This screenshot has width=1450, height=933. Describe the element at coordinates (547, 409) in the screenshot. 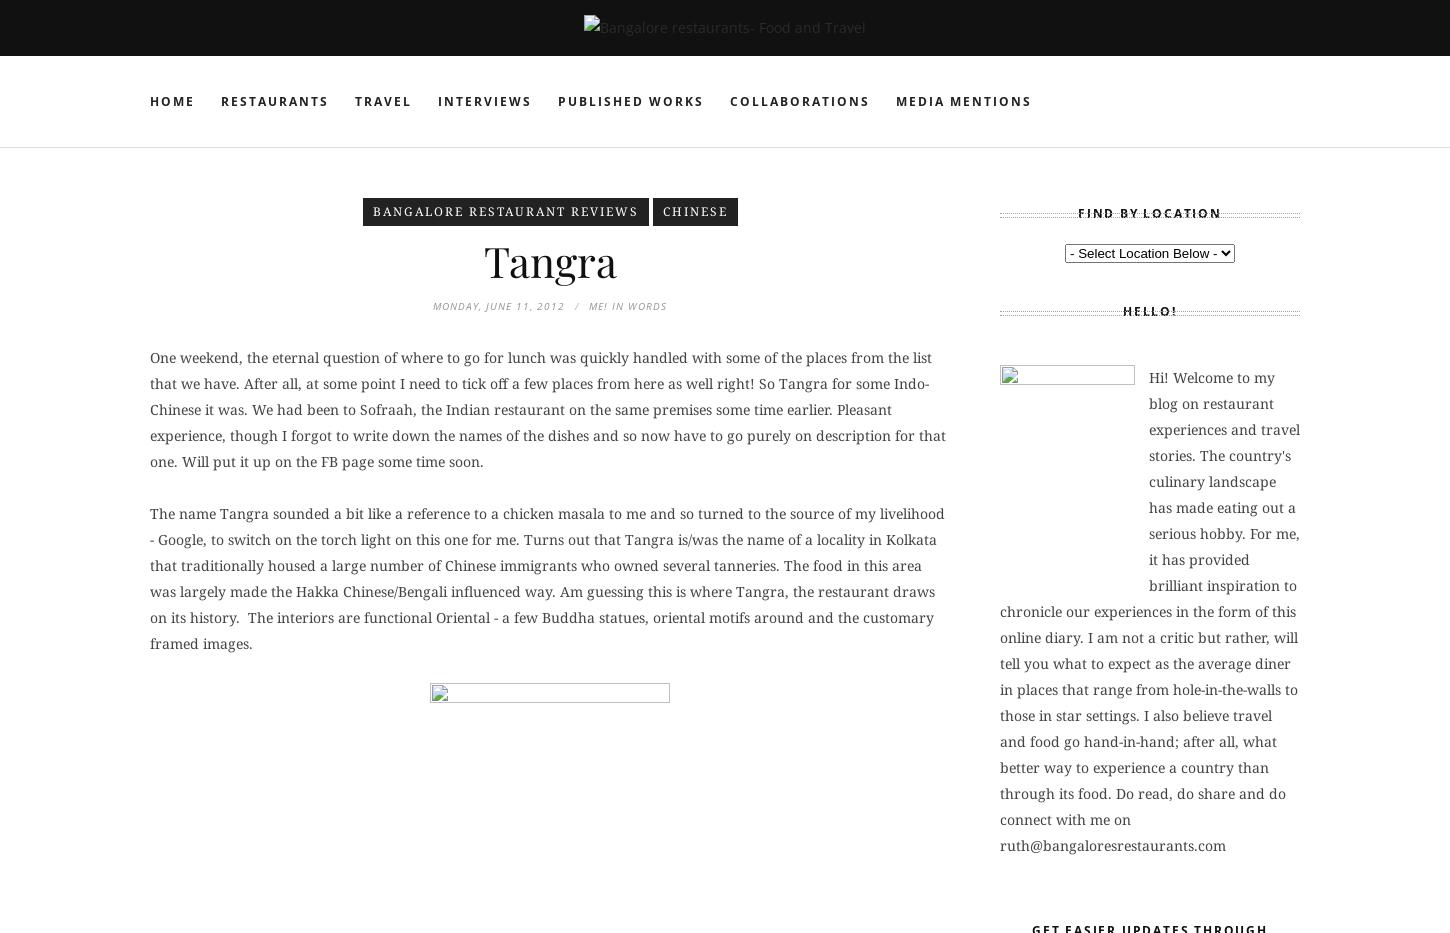

I see `'One weekend, the eternal question of where to go for lunch was quickly handled with some of the places from the list that we have. After all, at some point I need to tick off a few places from here as well right! So Tangra for some Indo-Chinese it was. We had been to Sofraah, the Indian restaurant on the same premises some time earlier. Pleasant experience, though I forgot to write down the names of the dishes and so now have to go purely on description for that one. Will put it up on the FB page some time soon.'` at that location.